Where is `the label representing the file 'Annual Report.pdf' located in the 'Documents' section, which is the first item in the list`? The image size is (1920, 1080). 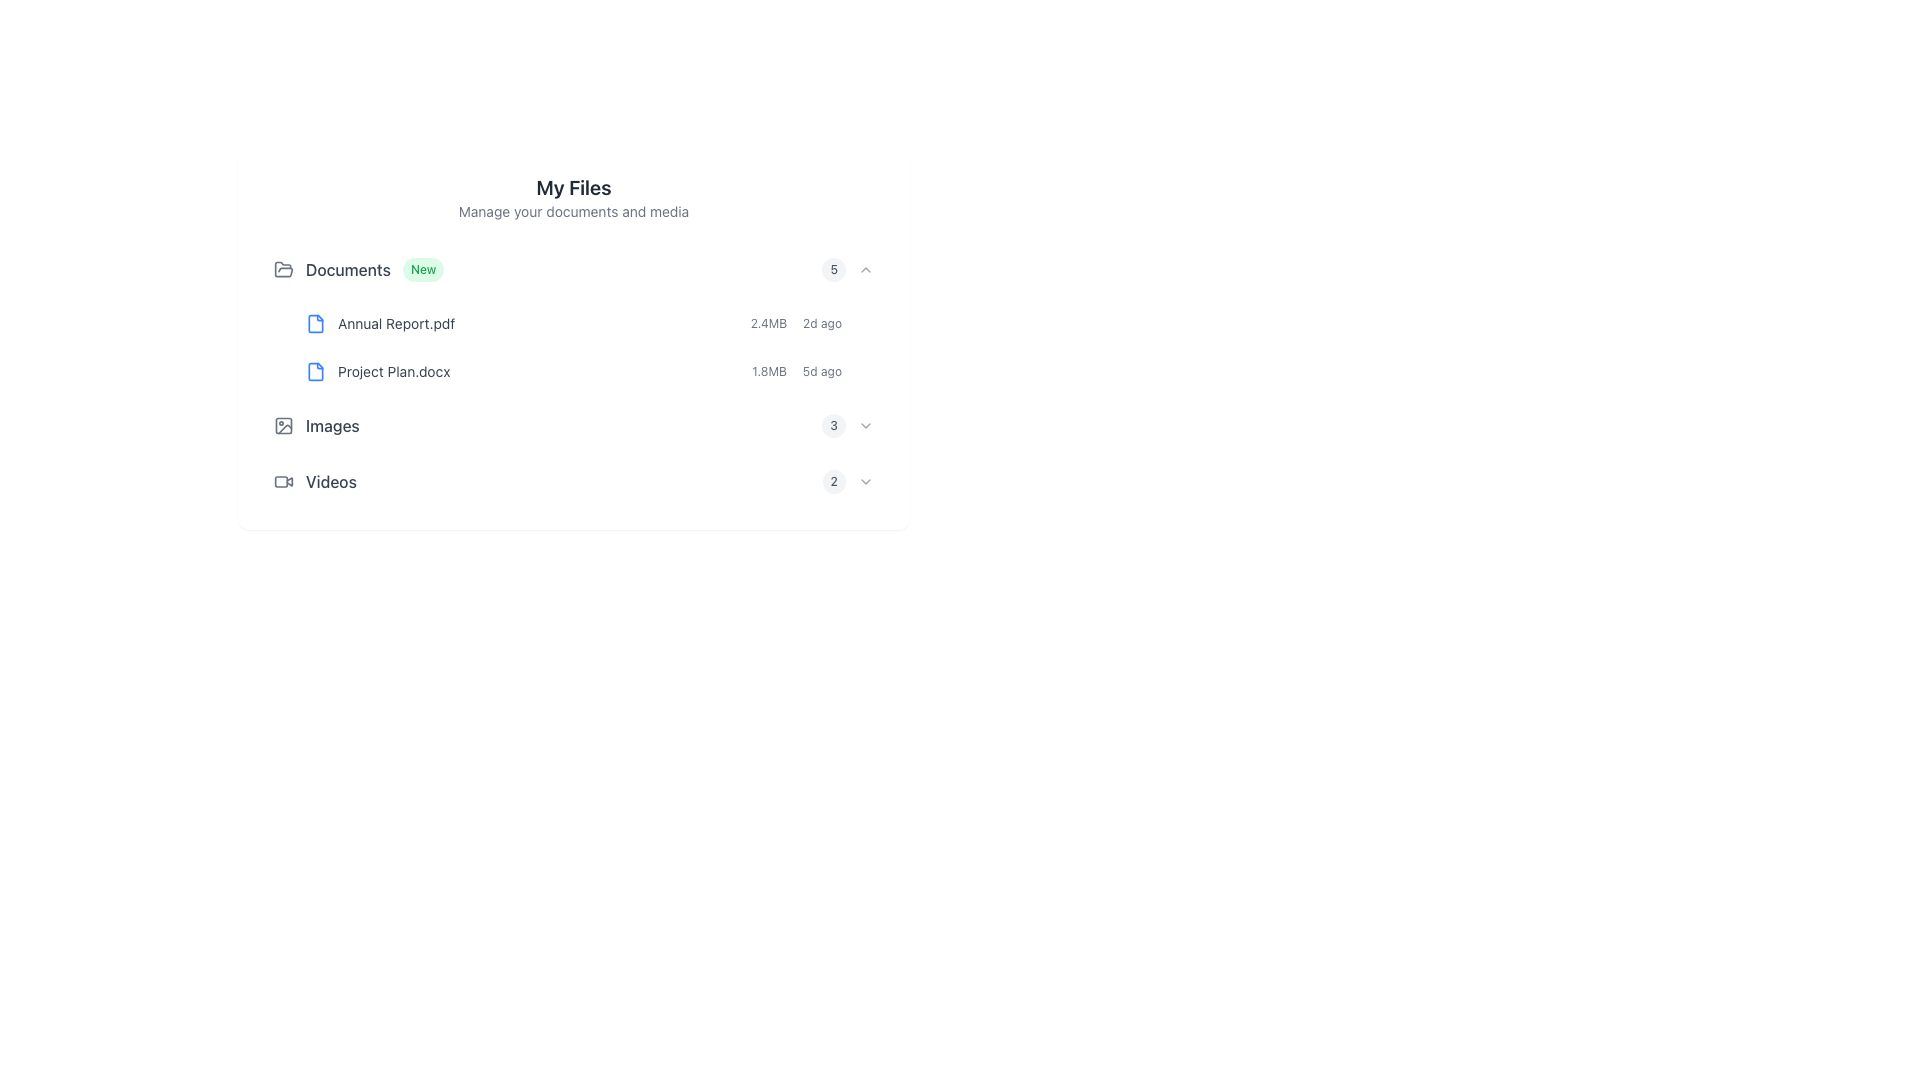 the label representing the file 'Annual Report.pdf' located in the 'Documents' section, which is the first item in the list is located at coordinates (380, 323).